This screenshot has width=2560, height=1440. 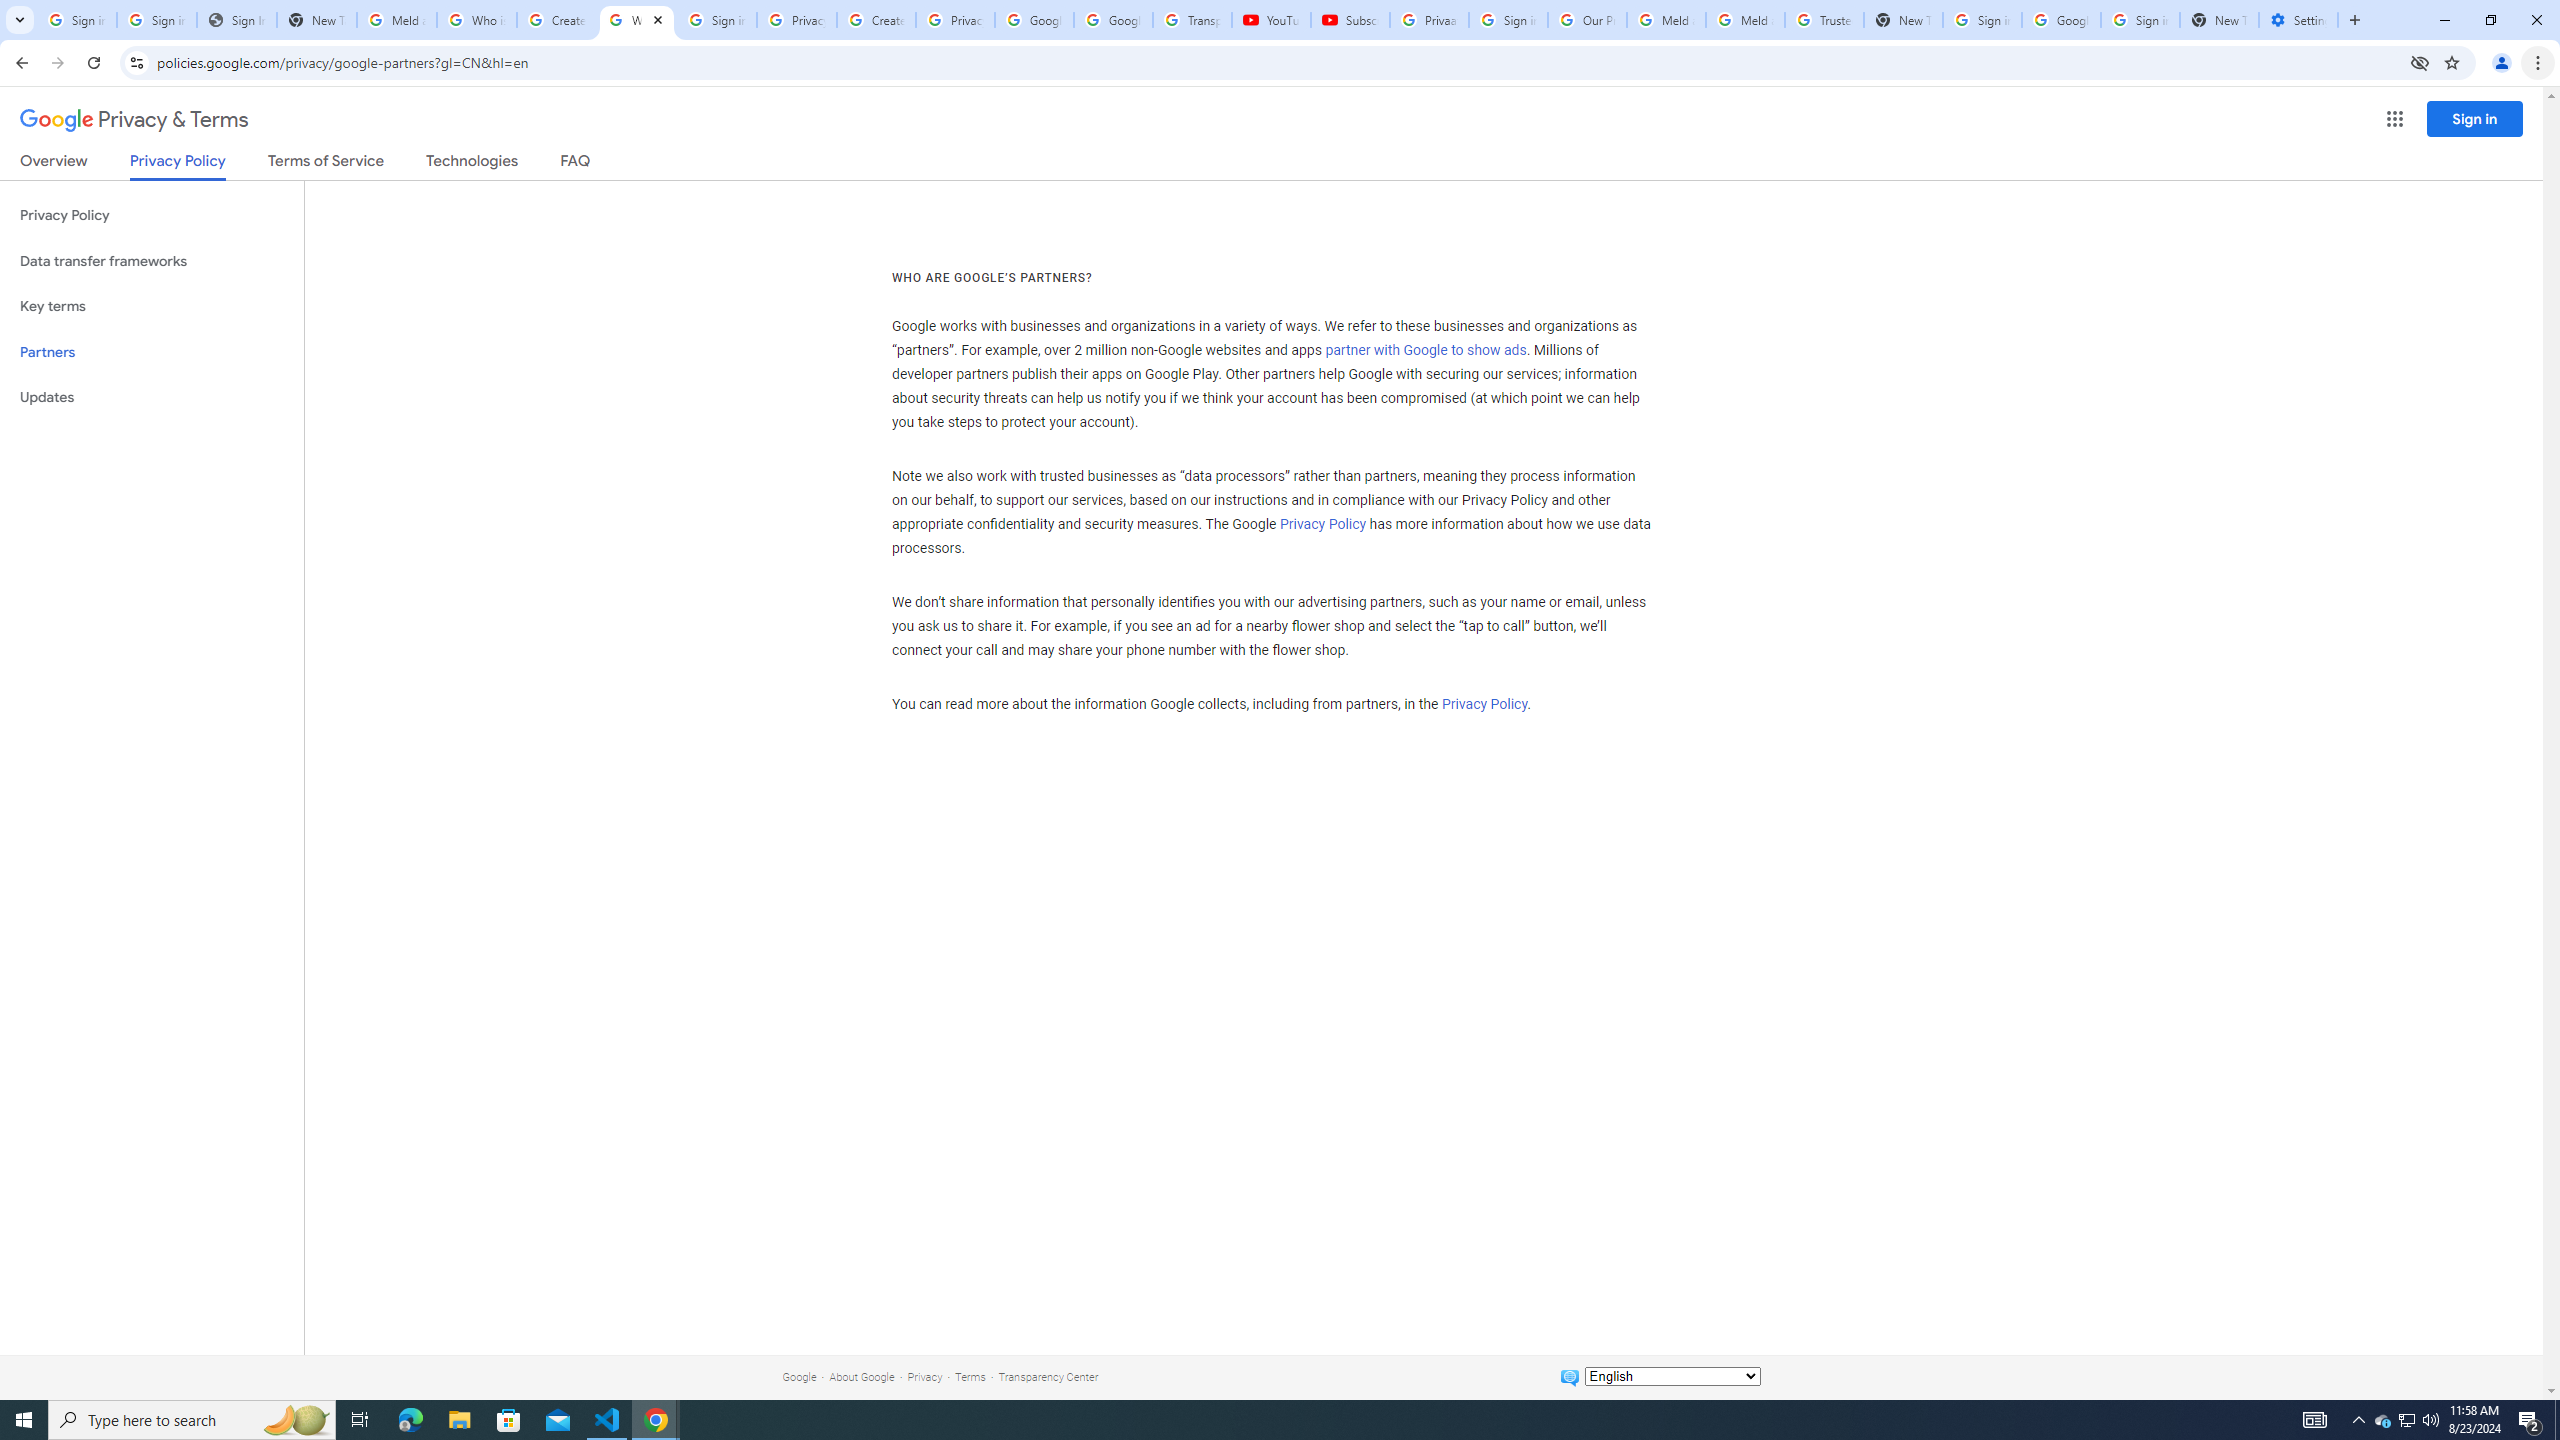 What do you see at coordinates (476, 19) in the screenshot?
I see `'Who is my administrator? - Google Account Help'` at bounding box center [476, 19].